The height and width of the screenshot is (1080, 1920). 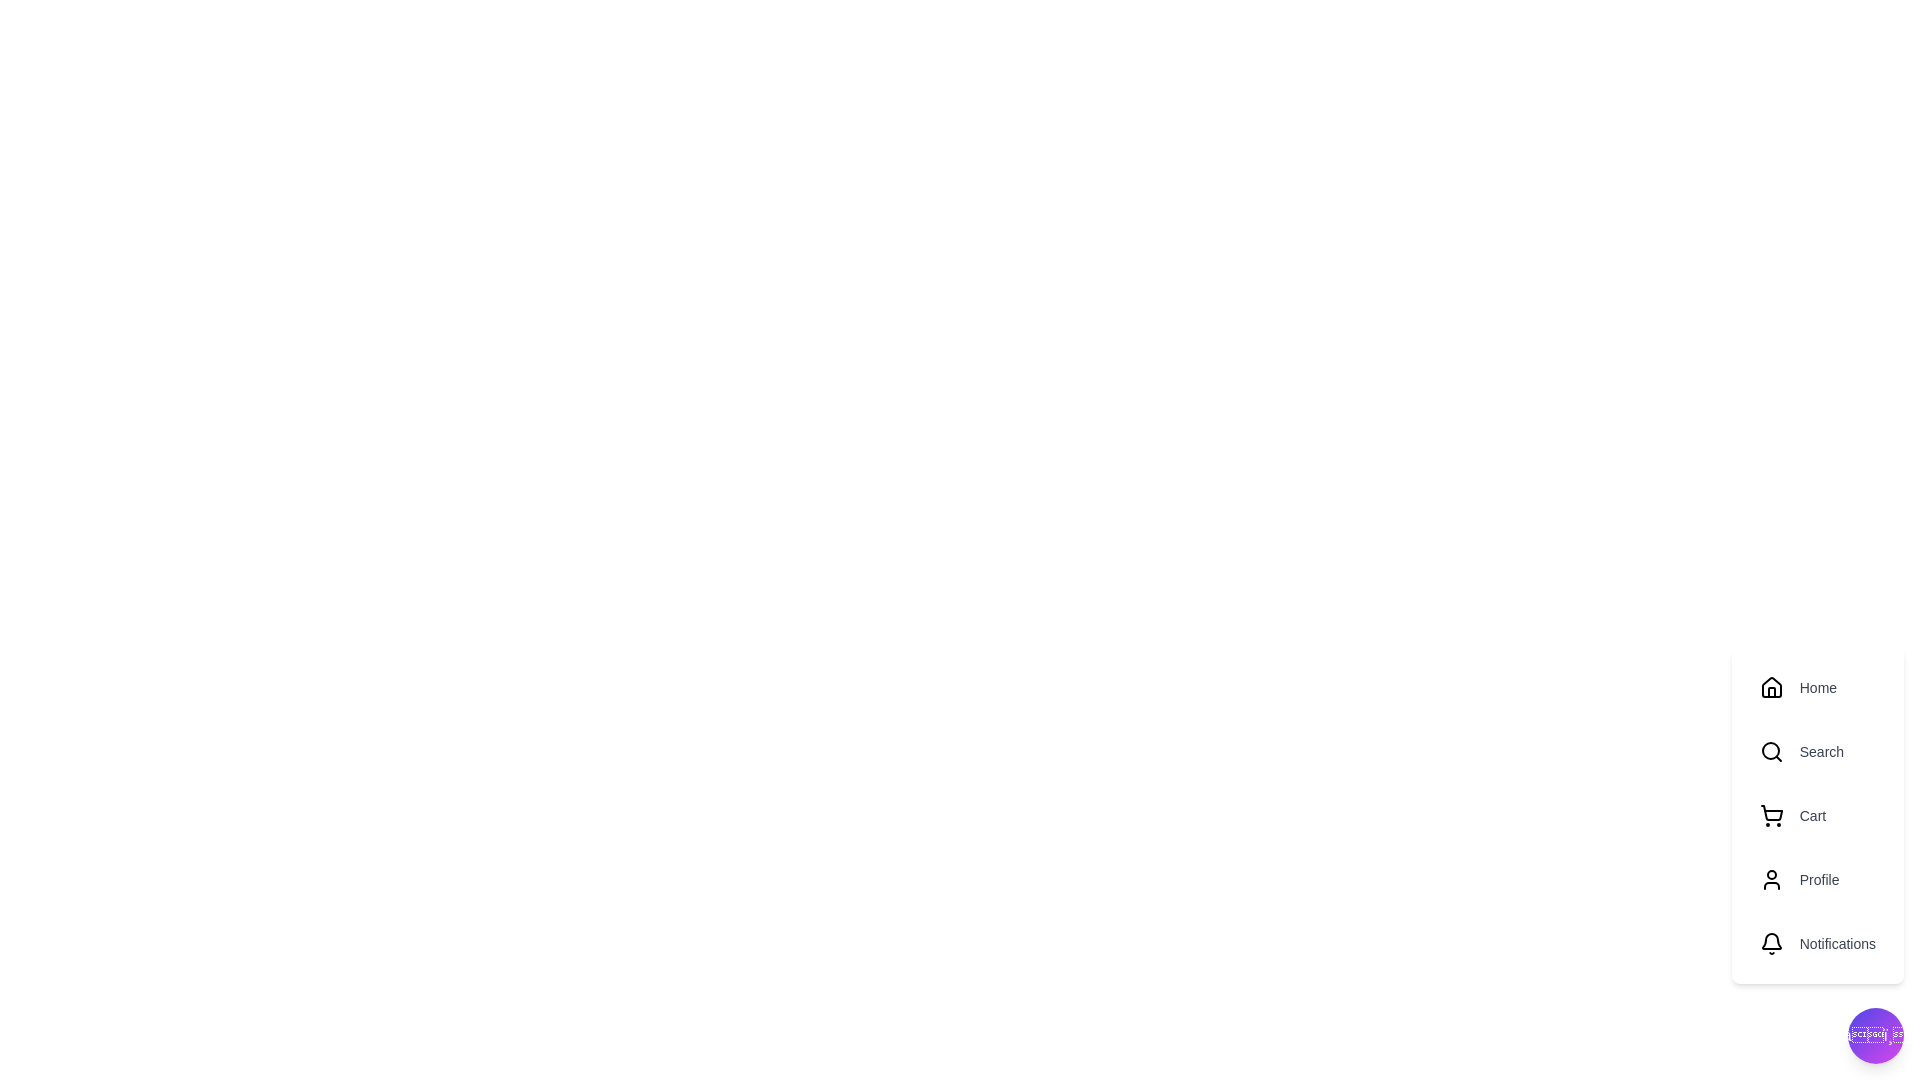 What do you see at coordinates (1817, 878) in the screenshot?
I see `the 'Profile' option in the menu` at bounding box center [1817, 878].